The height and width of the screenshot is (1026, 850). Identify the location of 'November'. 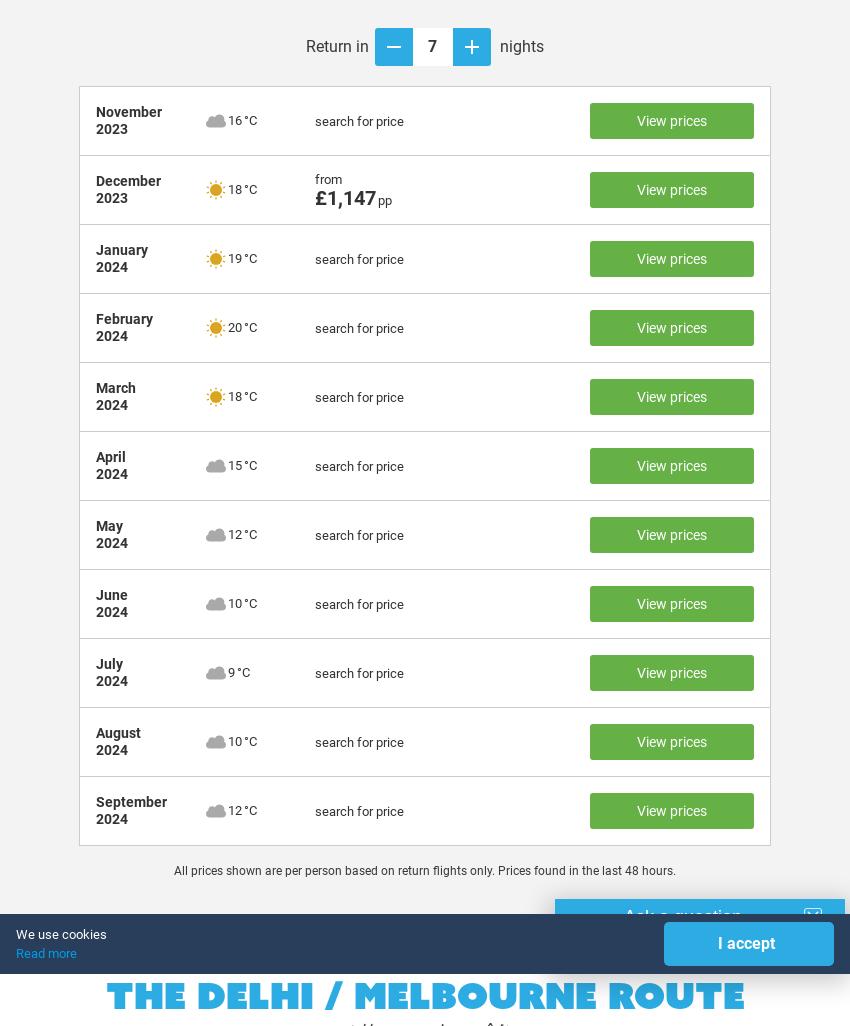
(128, 112).